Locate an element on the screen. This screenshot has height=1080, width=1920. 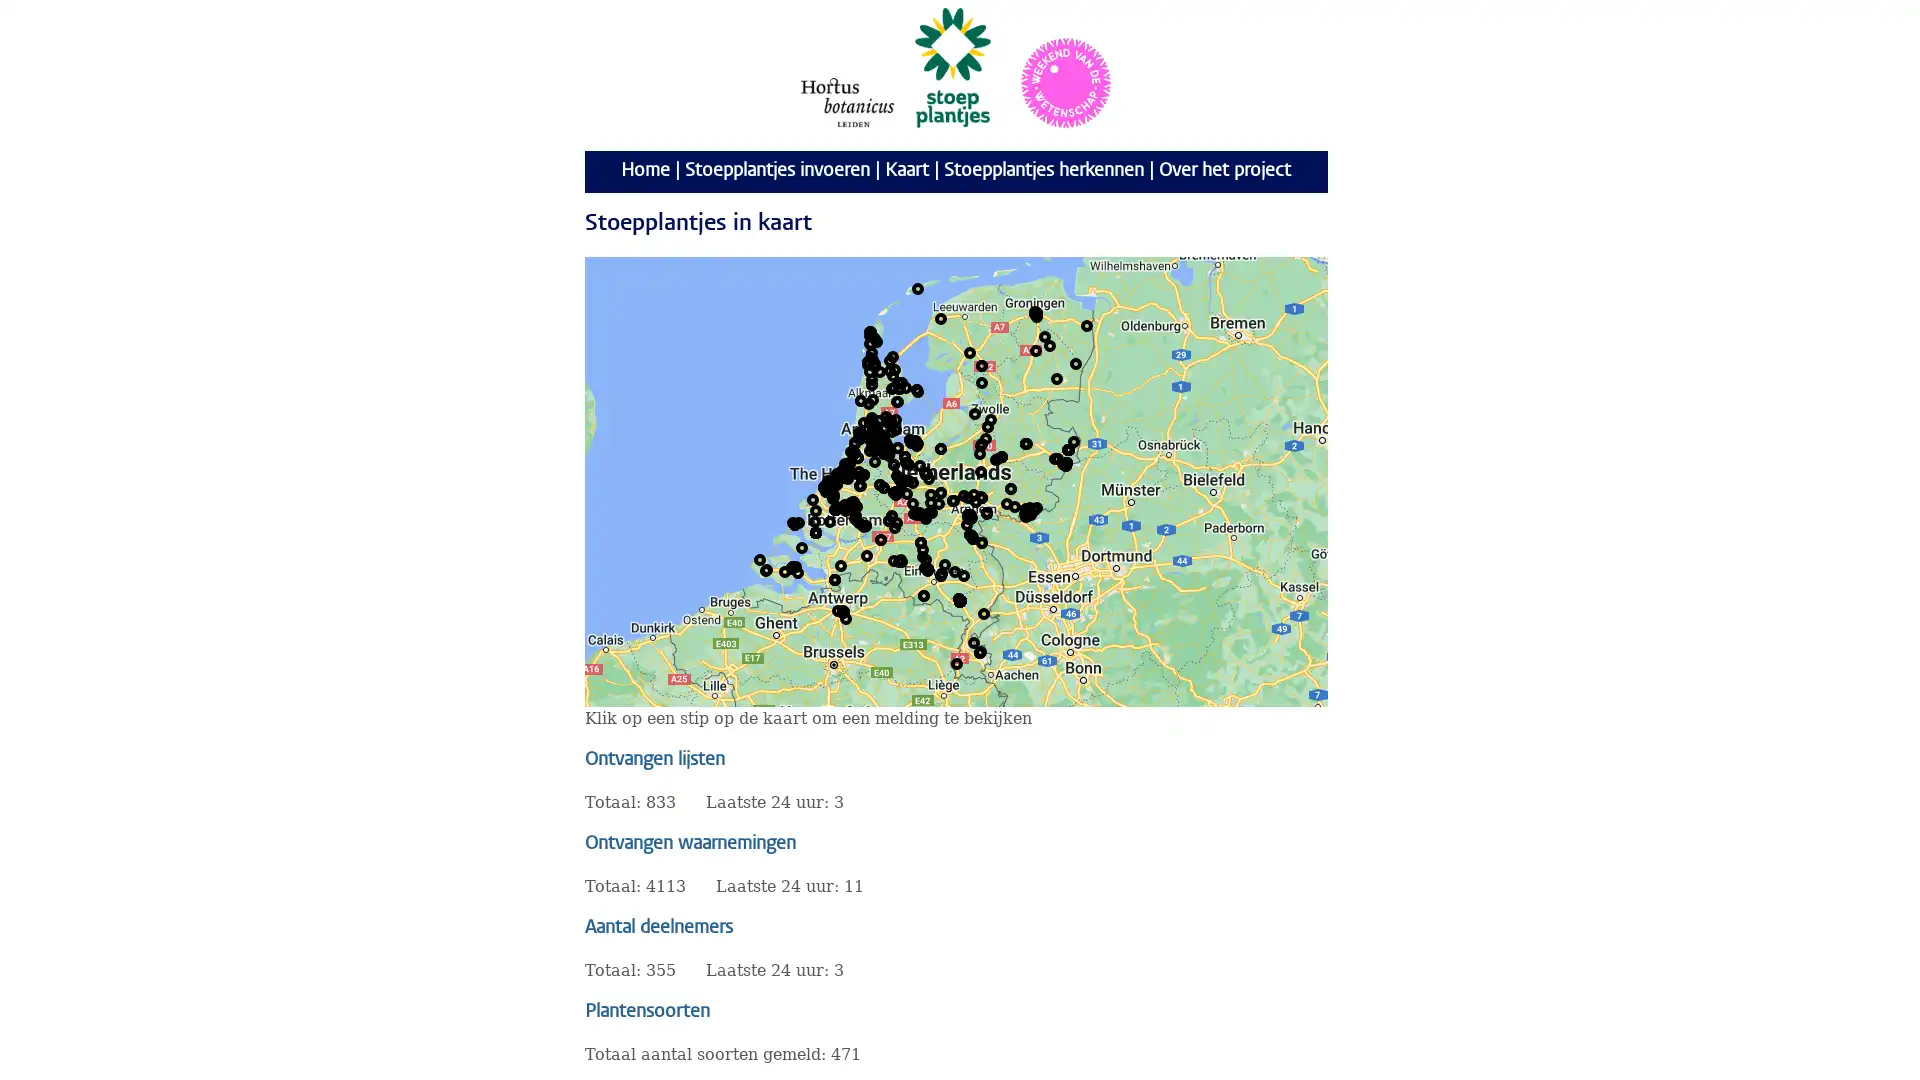
Telling van op 30 januari 2022 is located at coordinates (916, 442).